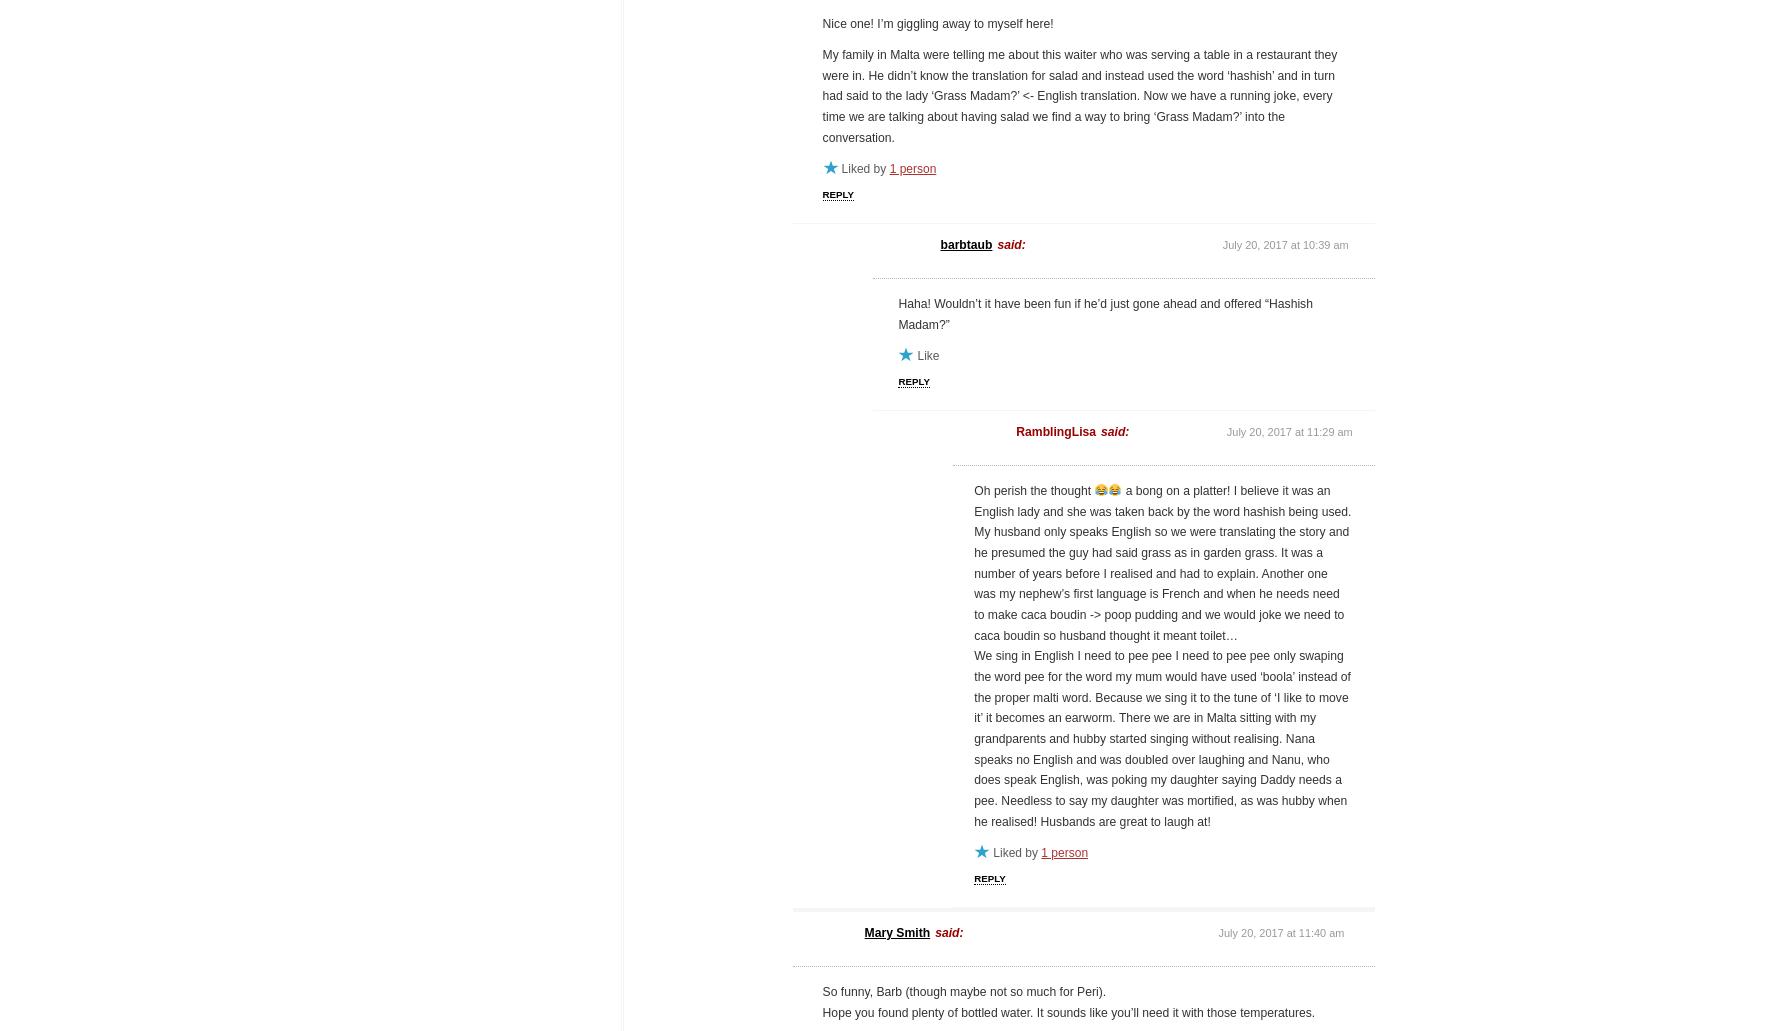  What do you see at coordinates (928, 355) in the screenshot?
I see `'Like'` at bounding box center [928, 355].